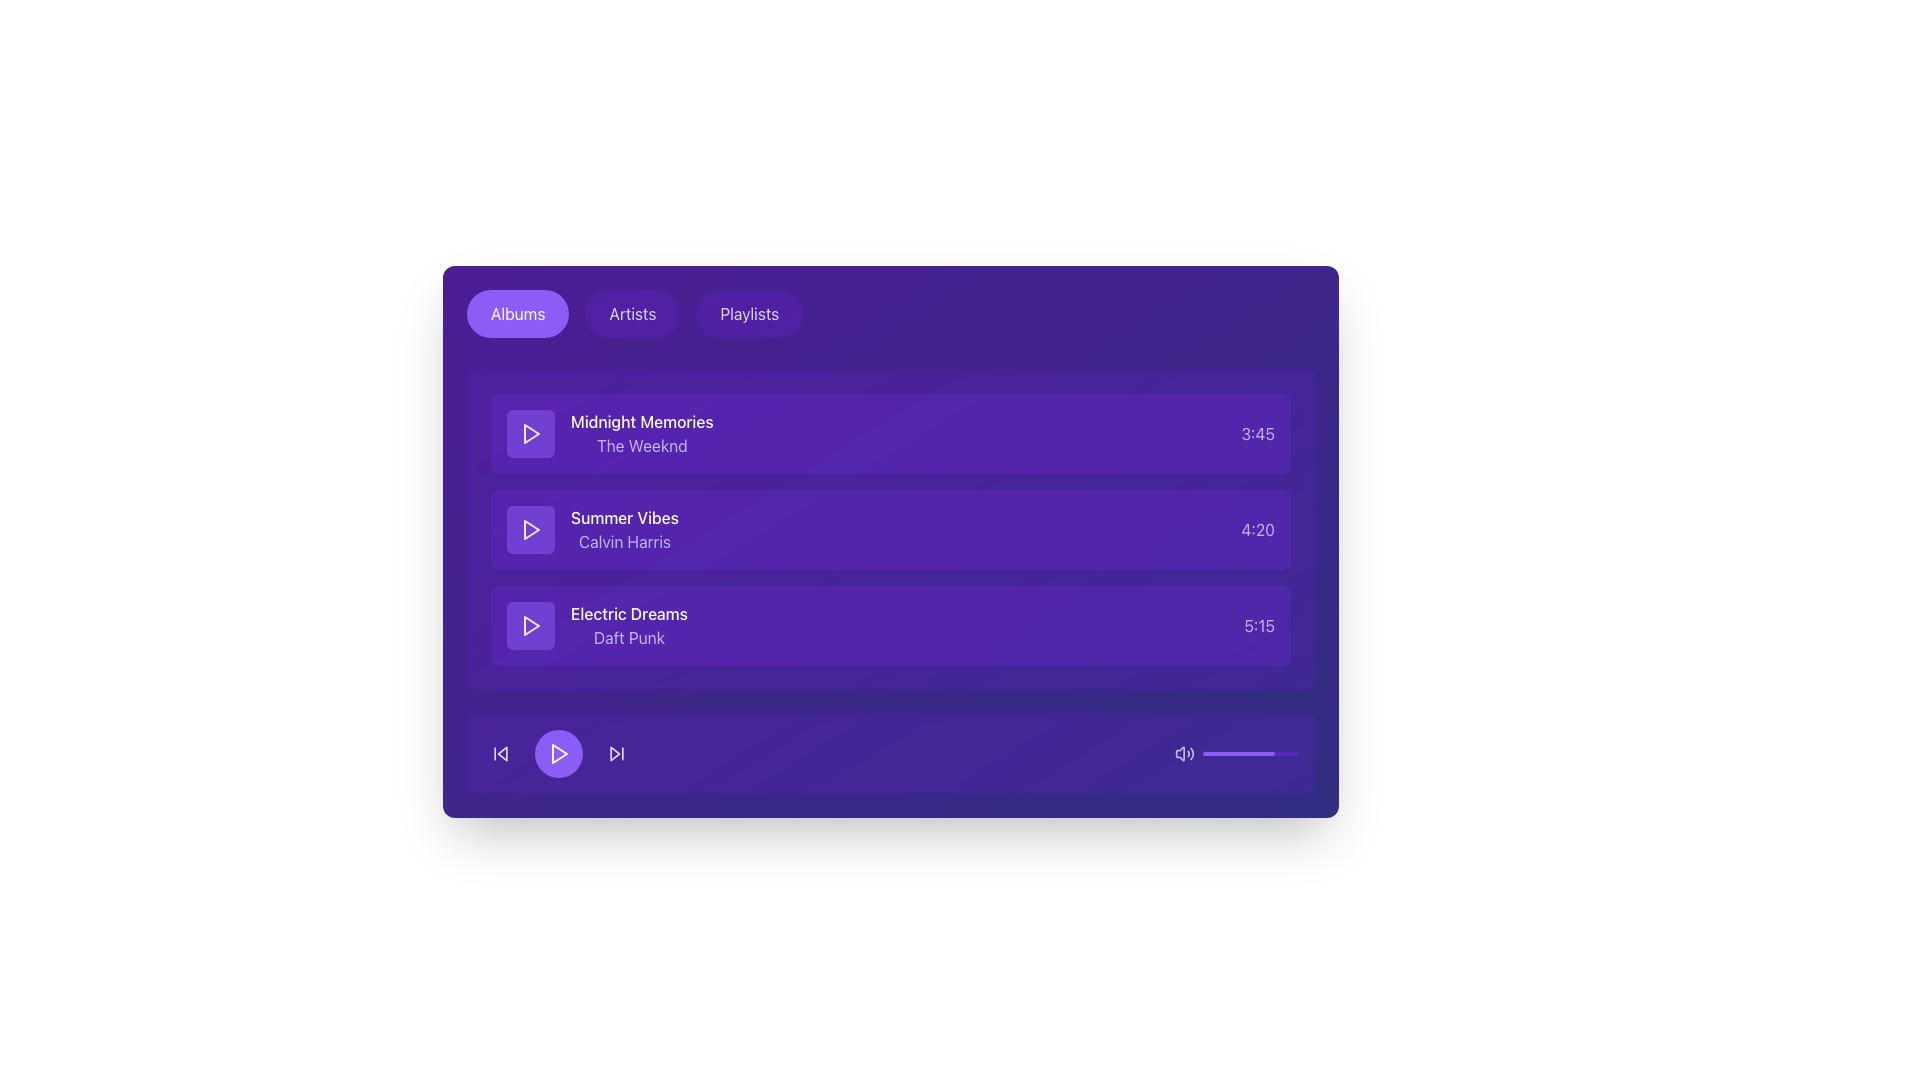 The image size is (1920, 1080). I want to click on the circular play button located in the third row of the music player interface to play 'Electric Dreams' by 'Daft Punk', so click(531, 624).